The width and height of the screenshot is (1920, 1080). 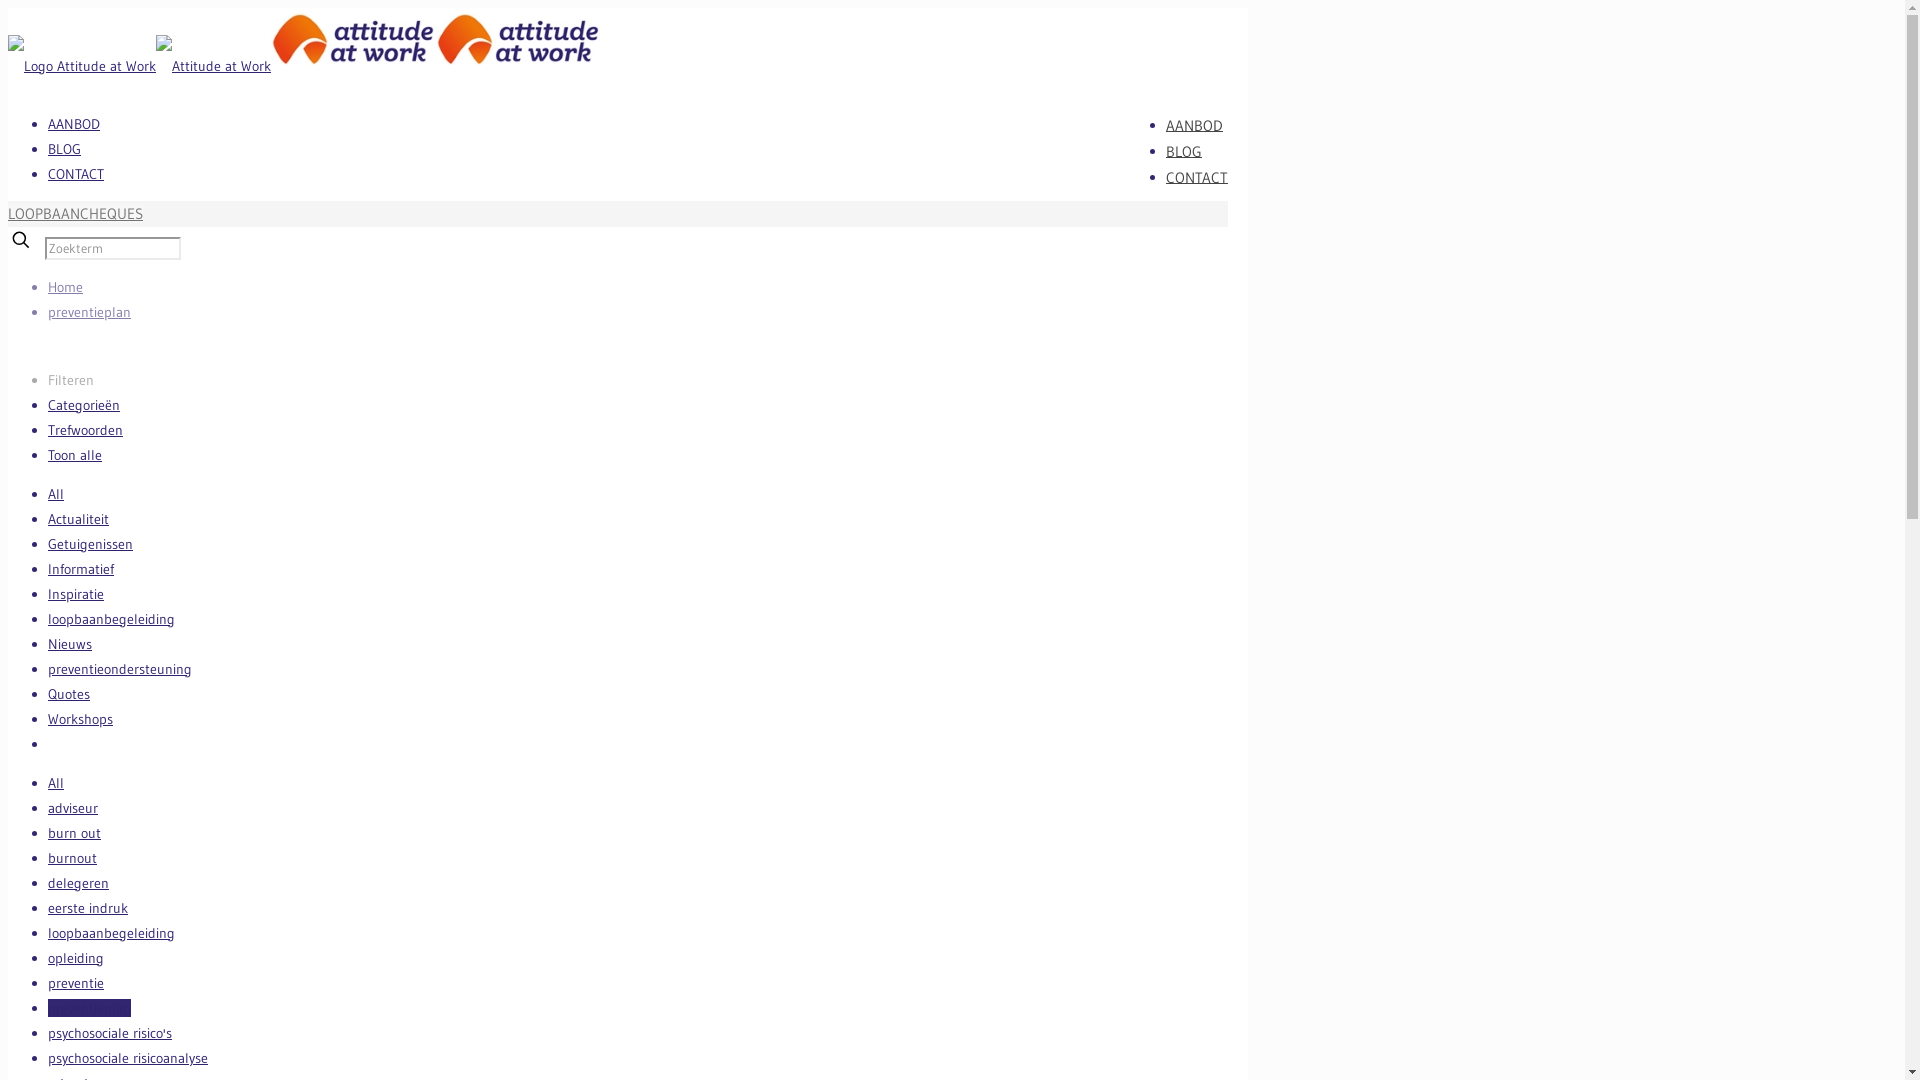 I want to click on 'Workshops', so click(x=80, y=717).